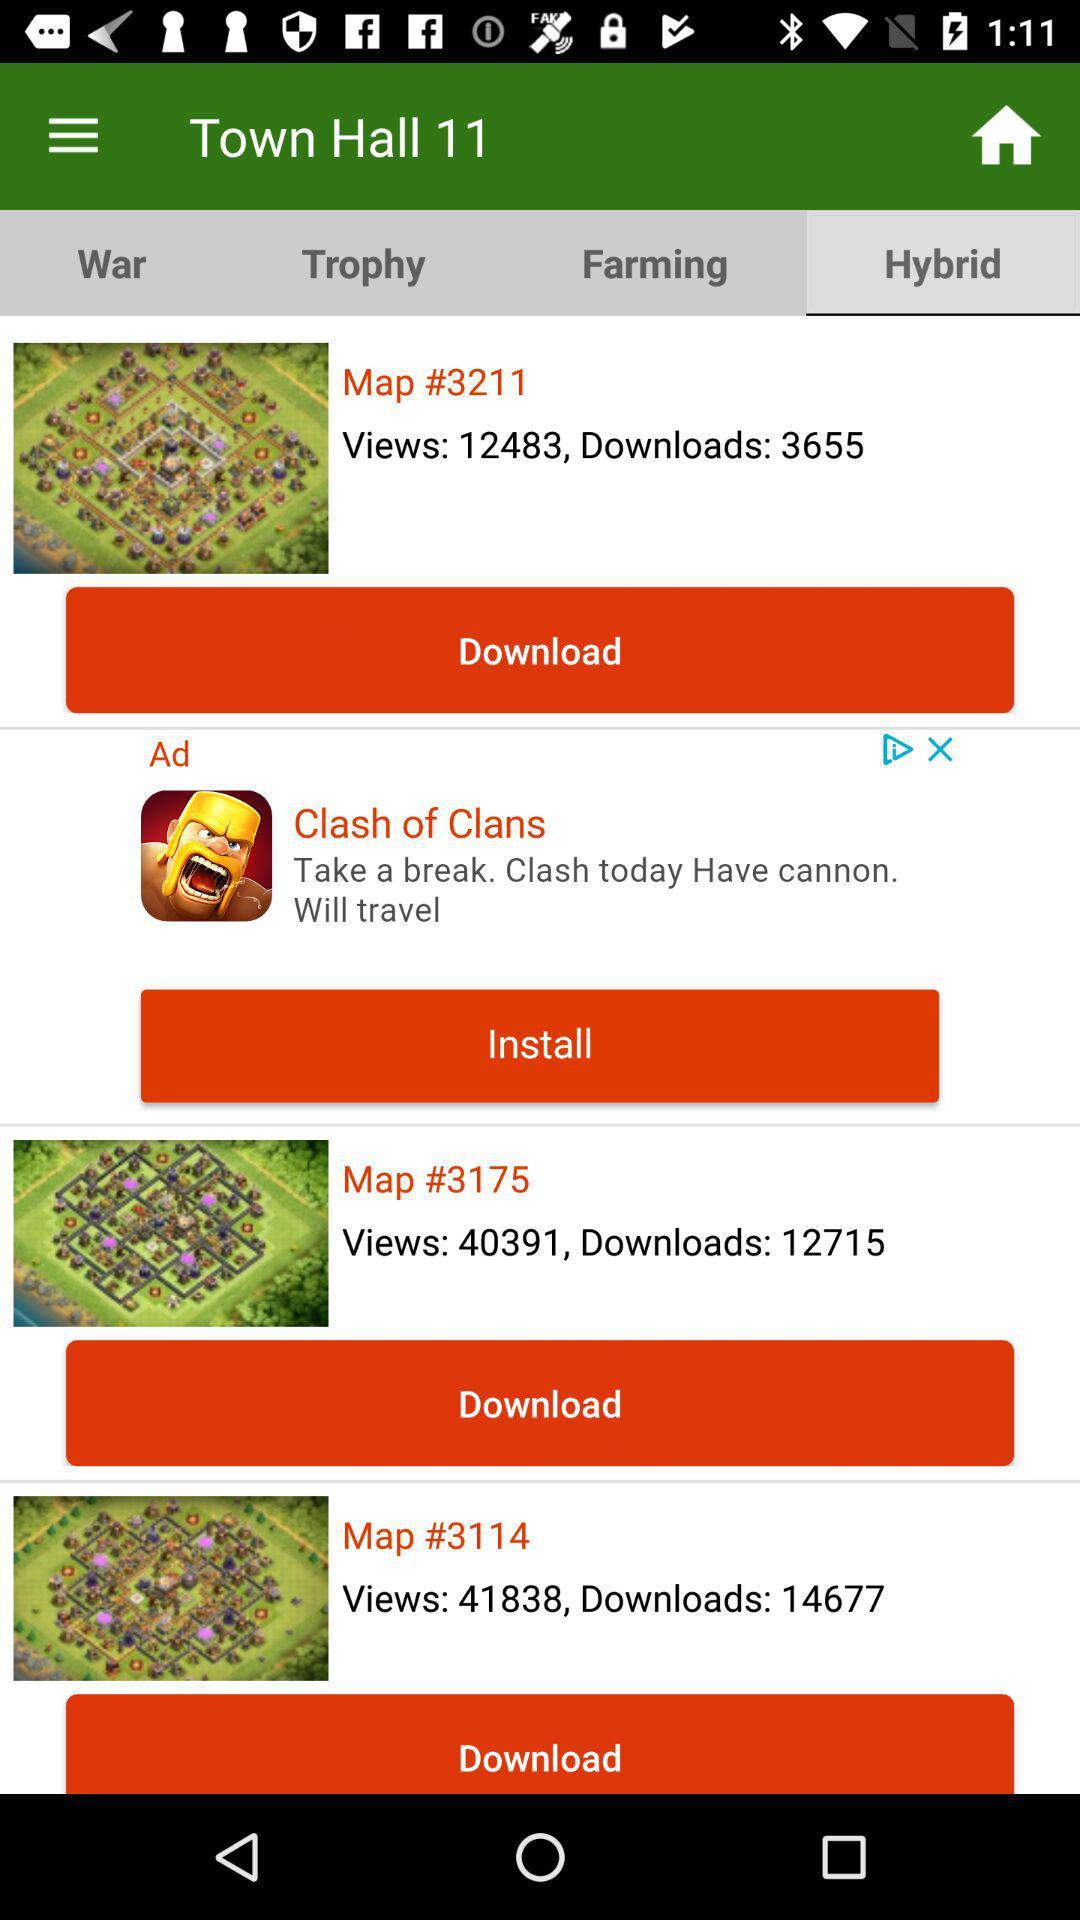 The height and width of the screenshot is (1920, 1080). I want to click on visit advertised website, so click(540, 925).